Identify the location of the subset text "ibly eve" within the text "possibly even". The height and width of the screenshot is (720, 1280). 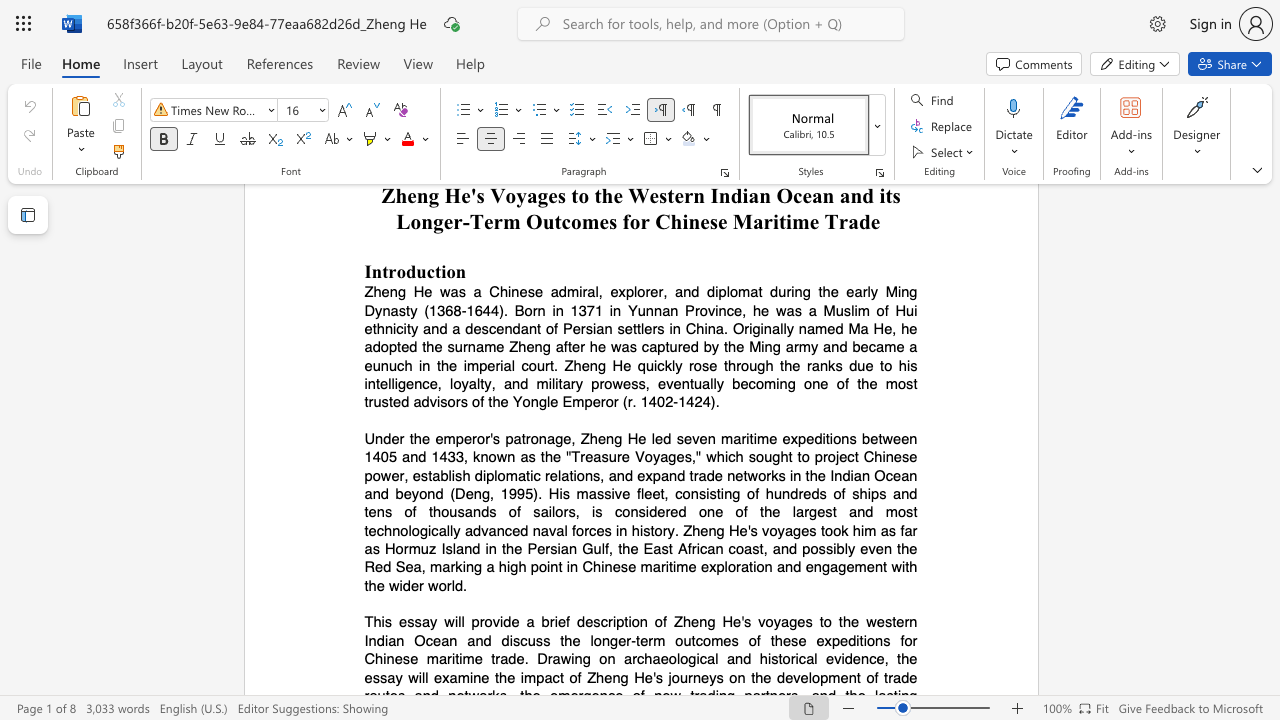
(833, 549).